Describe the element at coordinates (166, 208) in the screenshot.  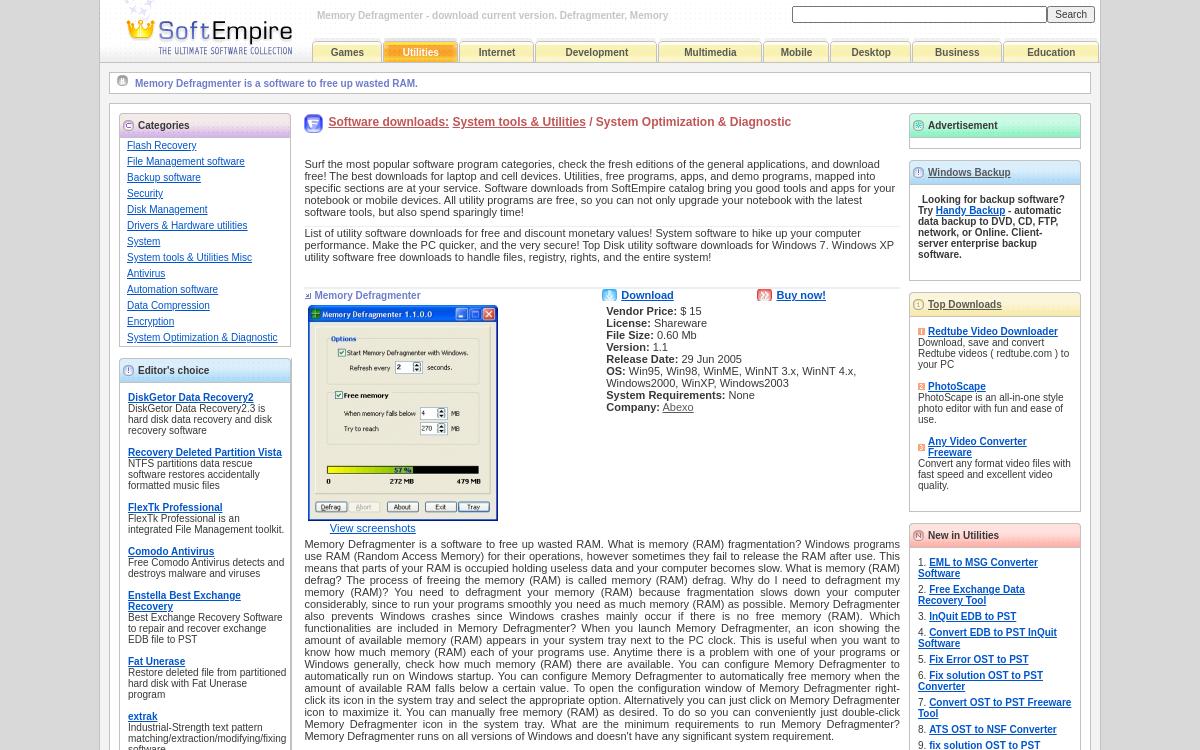
I see `'Disk Management'` at that location.